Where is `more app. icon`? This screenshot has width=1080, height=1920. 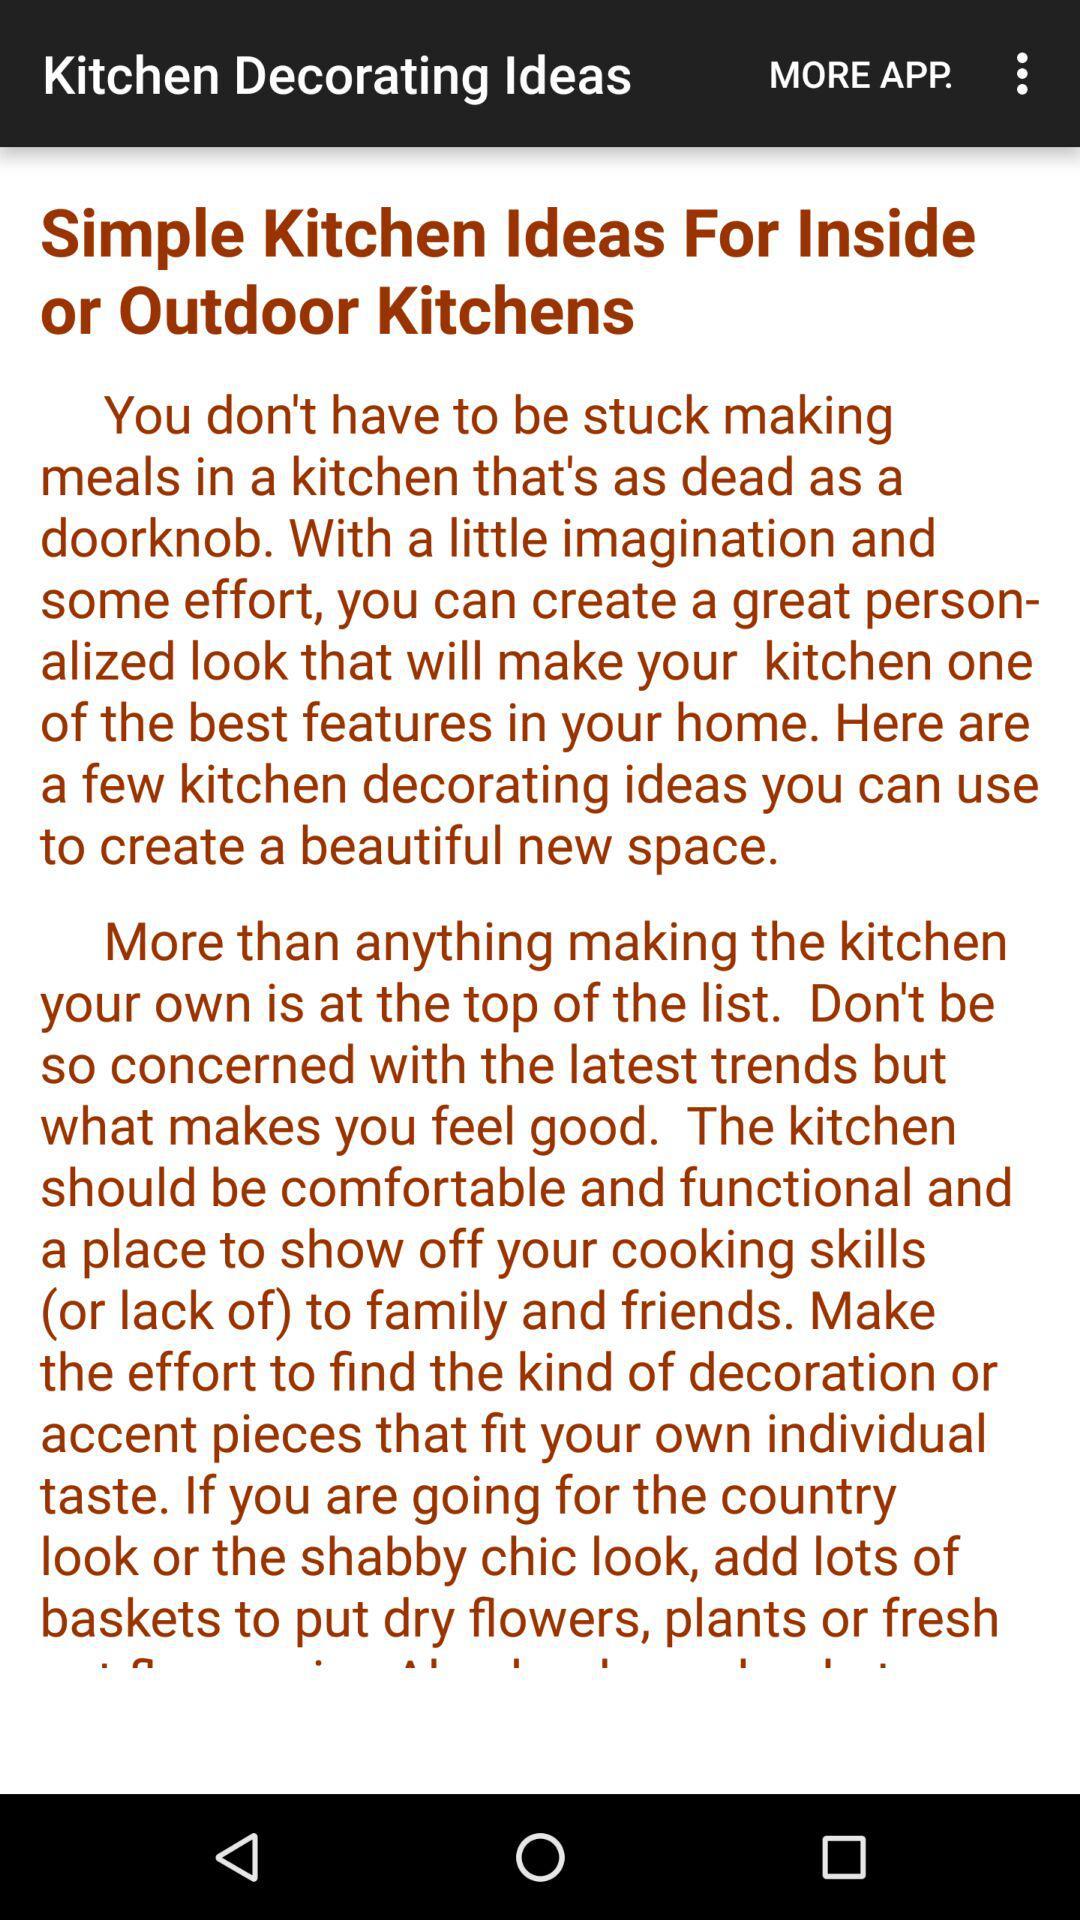
more app. icon is located at coordinates (860, 73).